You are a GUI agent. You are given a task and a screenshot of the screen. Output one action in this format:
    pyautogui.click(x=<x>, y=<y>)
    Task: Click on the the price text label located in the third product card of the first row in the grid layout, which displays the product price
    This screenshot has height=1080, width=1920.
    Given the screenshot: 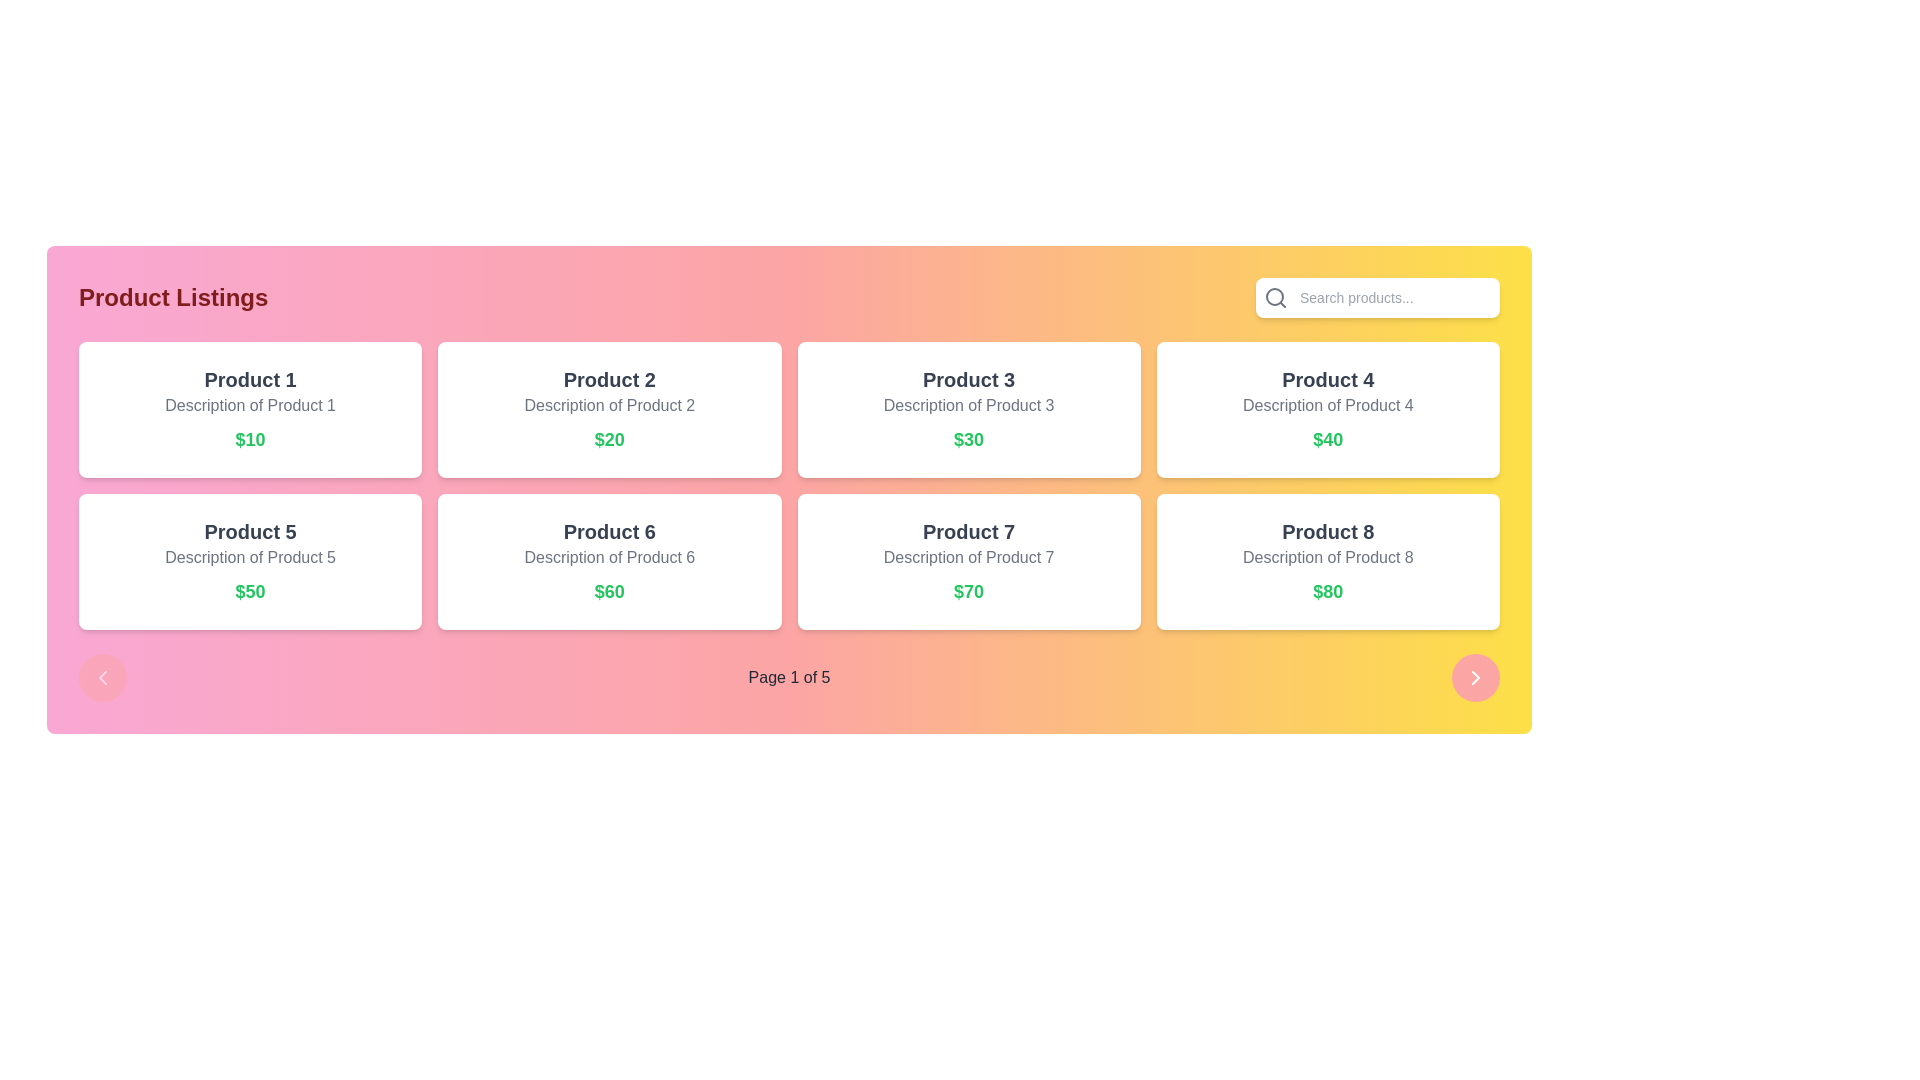 What is the action you would take?
    pyautogui.click(x=969, y=438)
    